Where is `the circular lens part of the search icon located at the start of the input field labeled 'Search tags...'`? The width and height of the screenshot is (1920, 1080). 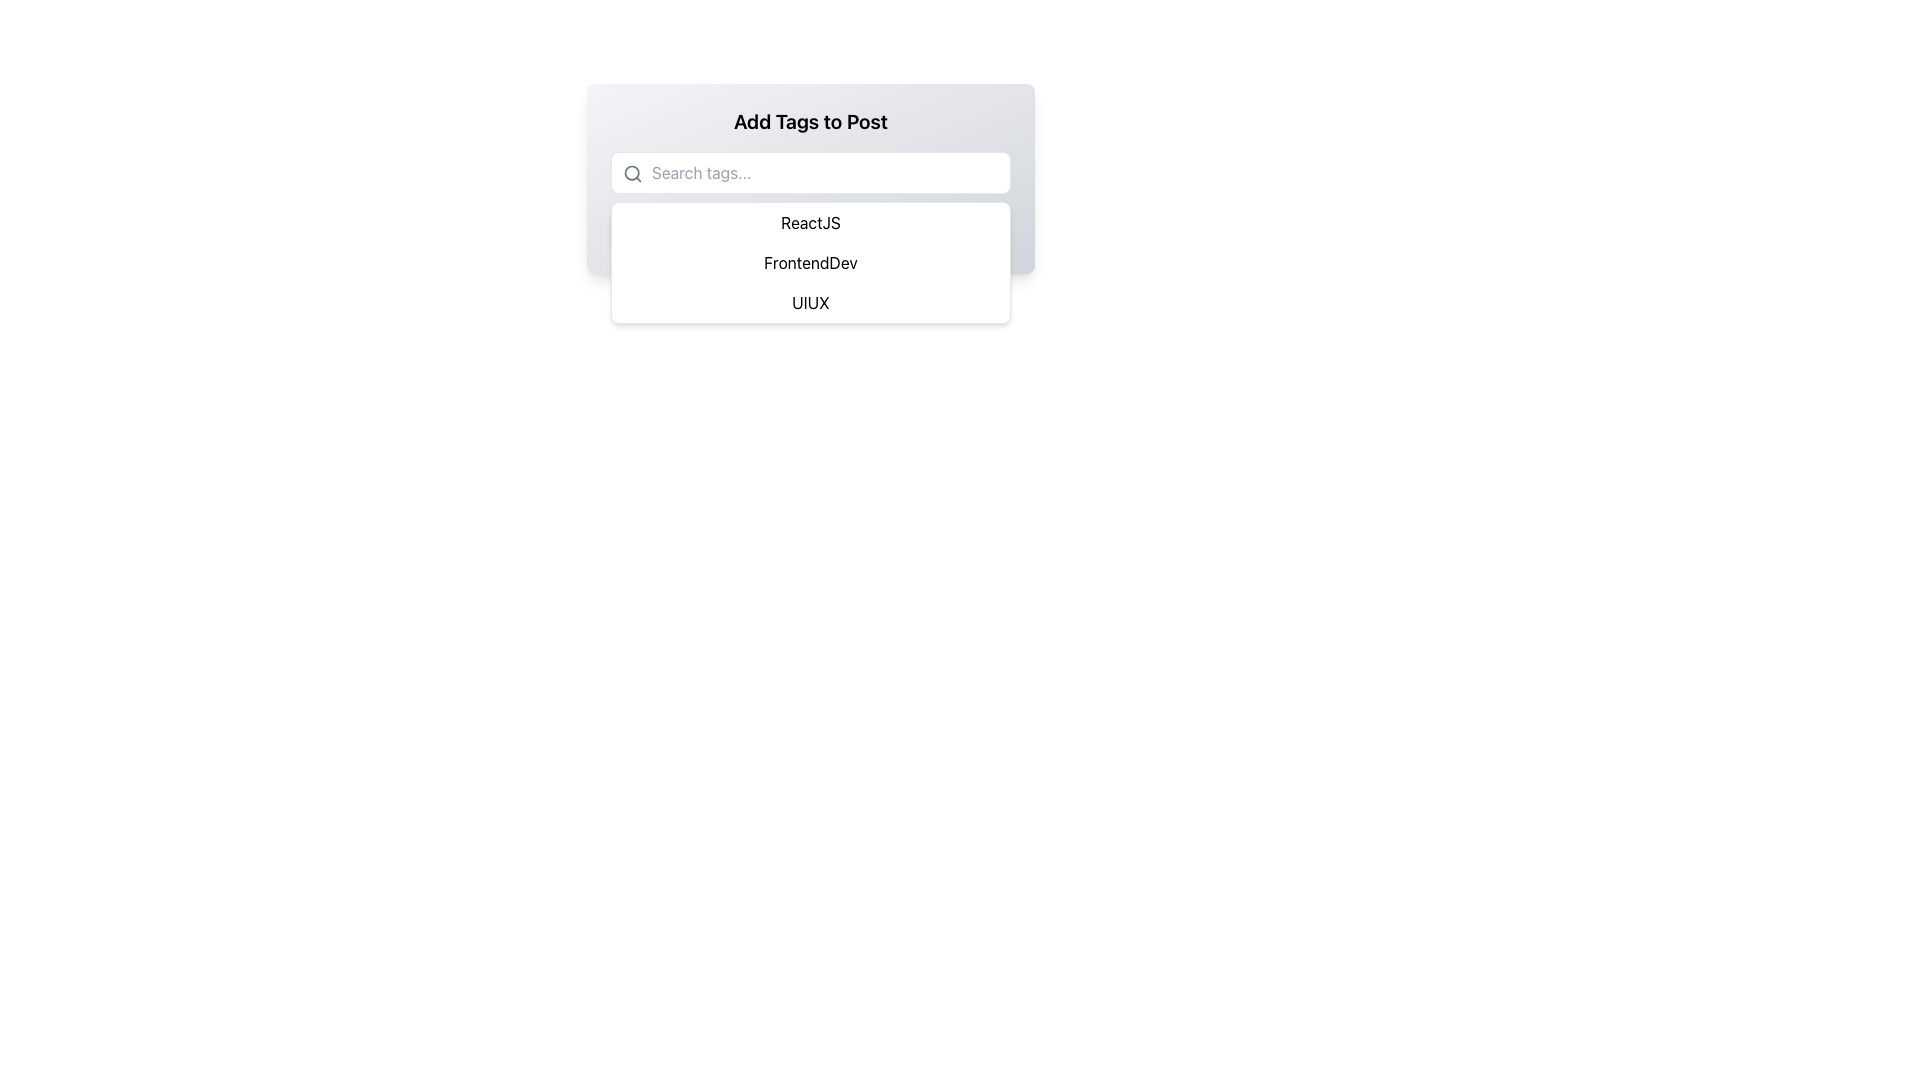 the circular lens part of the search icon located at the start of the input field labeled 'Search tags...' is located at coordinates (631, 172).